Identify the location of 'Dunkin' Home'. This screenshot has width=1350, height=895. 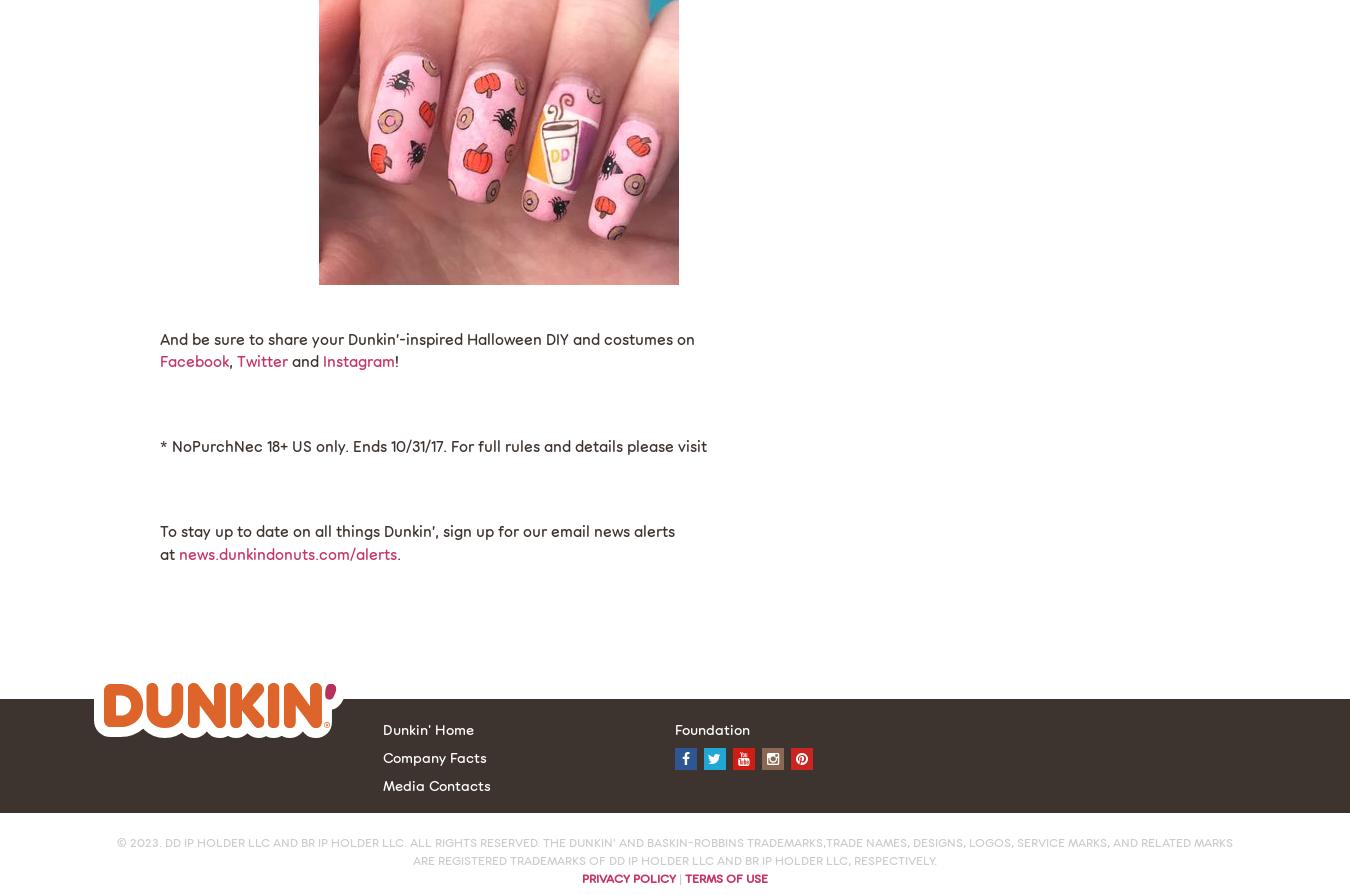
(427, 728).